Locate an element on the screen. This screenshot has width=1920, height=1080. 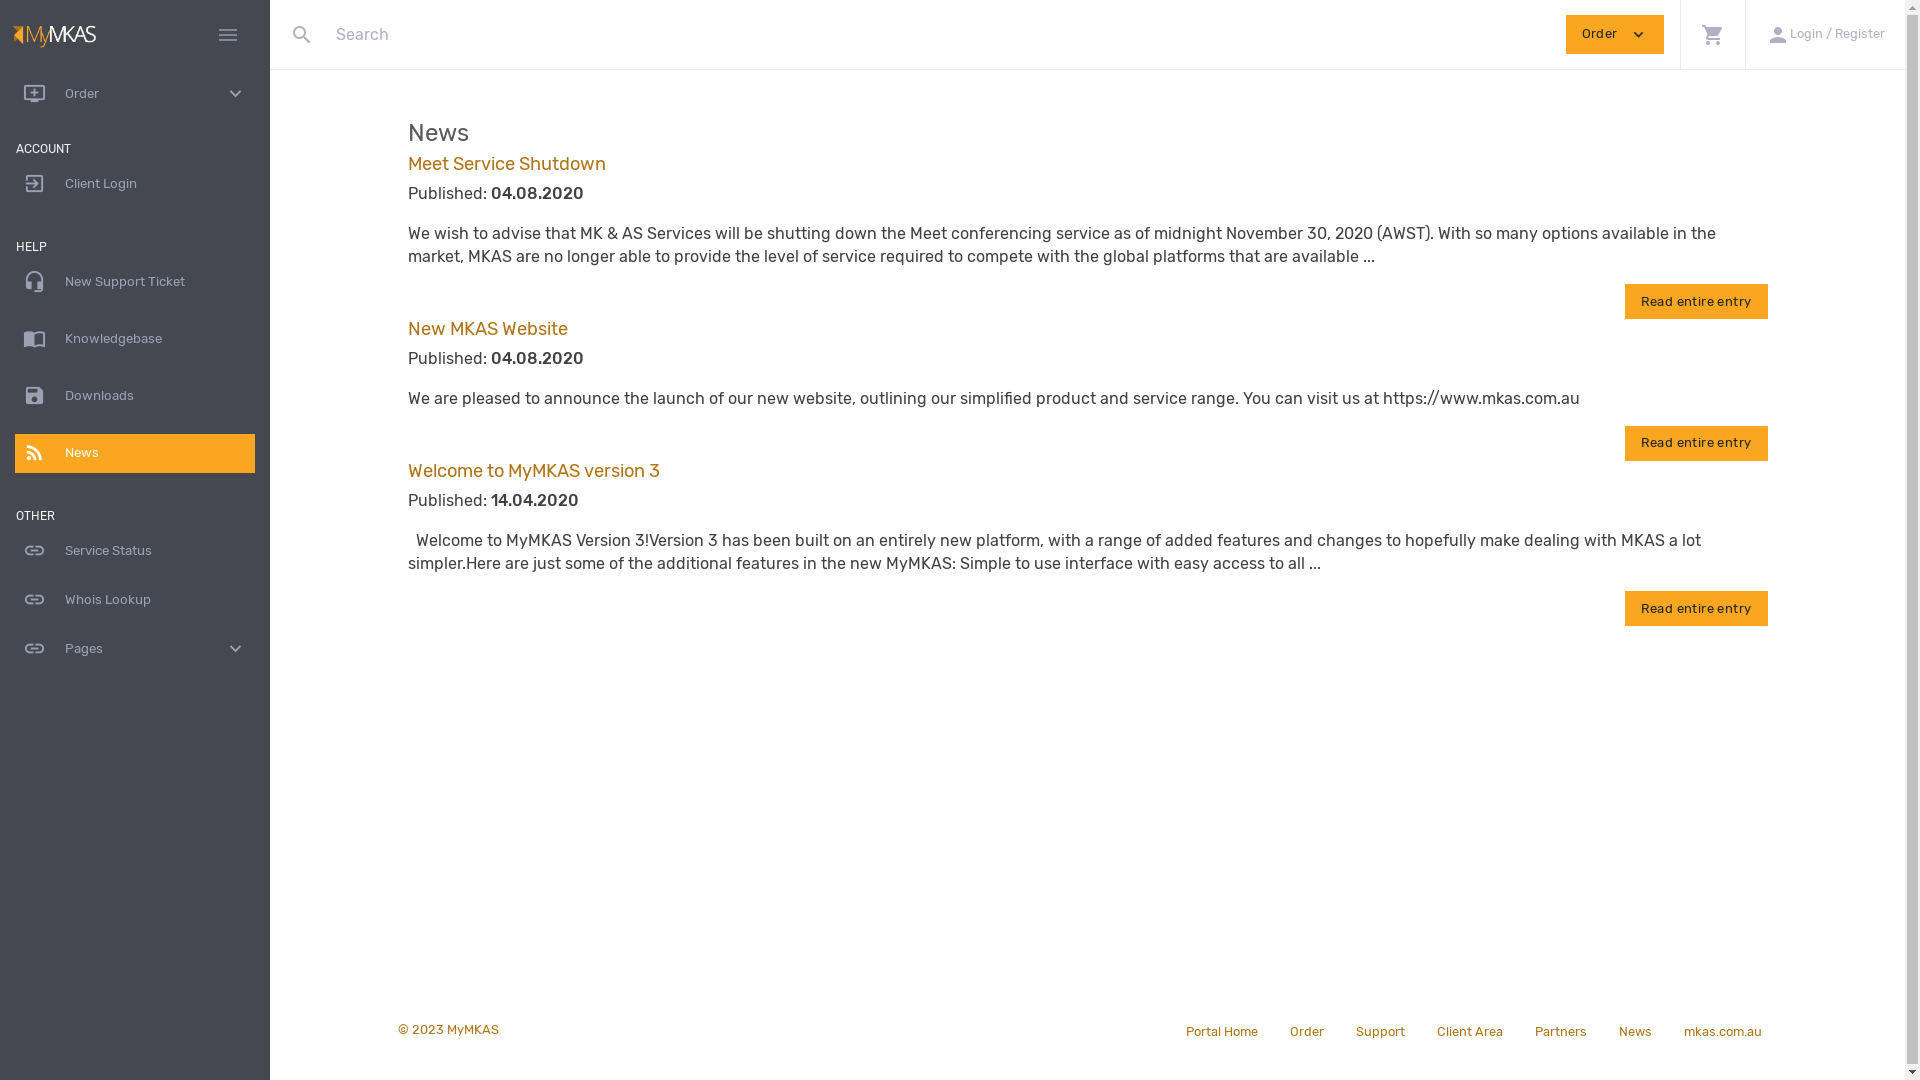
'New MKAS Website' is located at coordinates (488, 327).